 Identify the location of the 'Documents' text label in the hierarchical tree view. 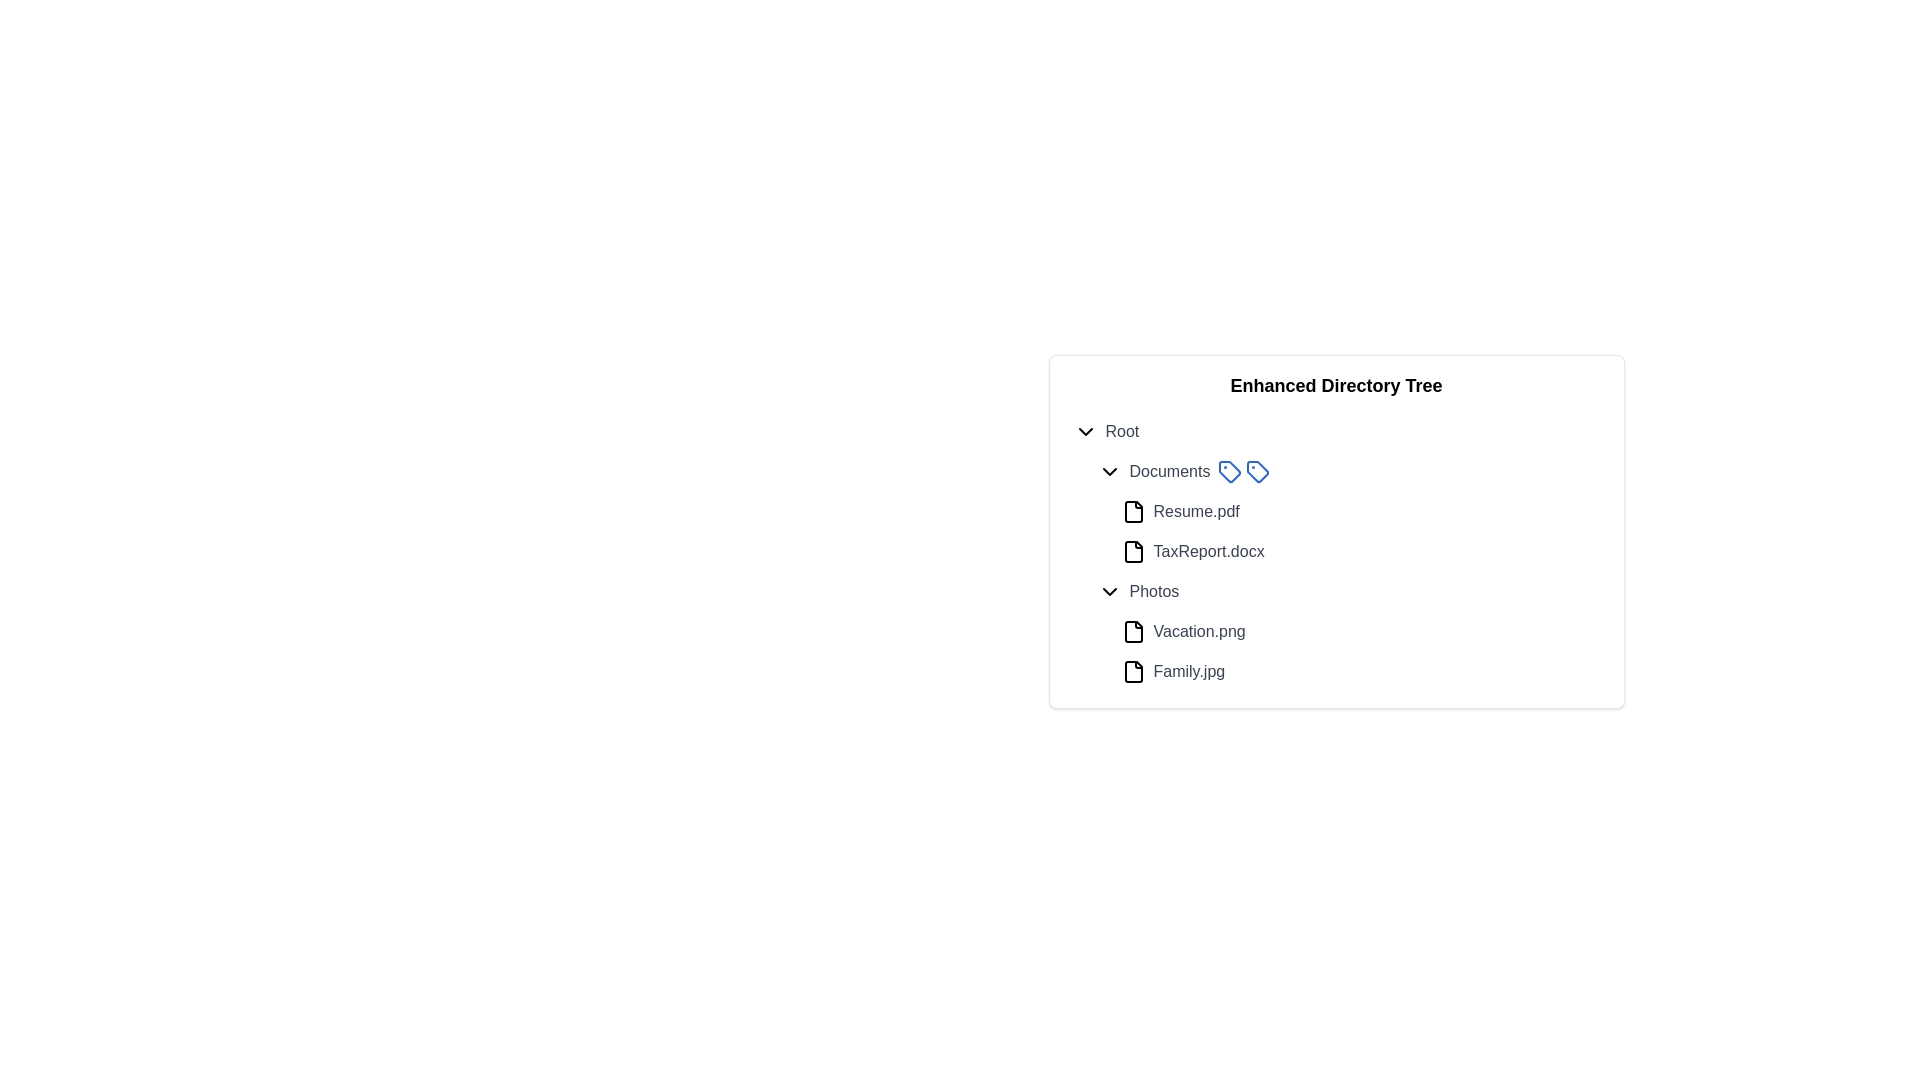
(1170, 471).